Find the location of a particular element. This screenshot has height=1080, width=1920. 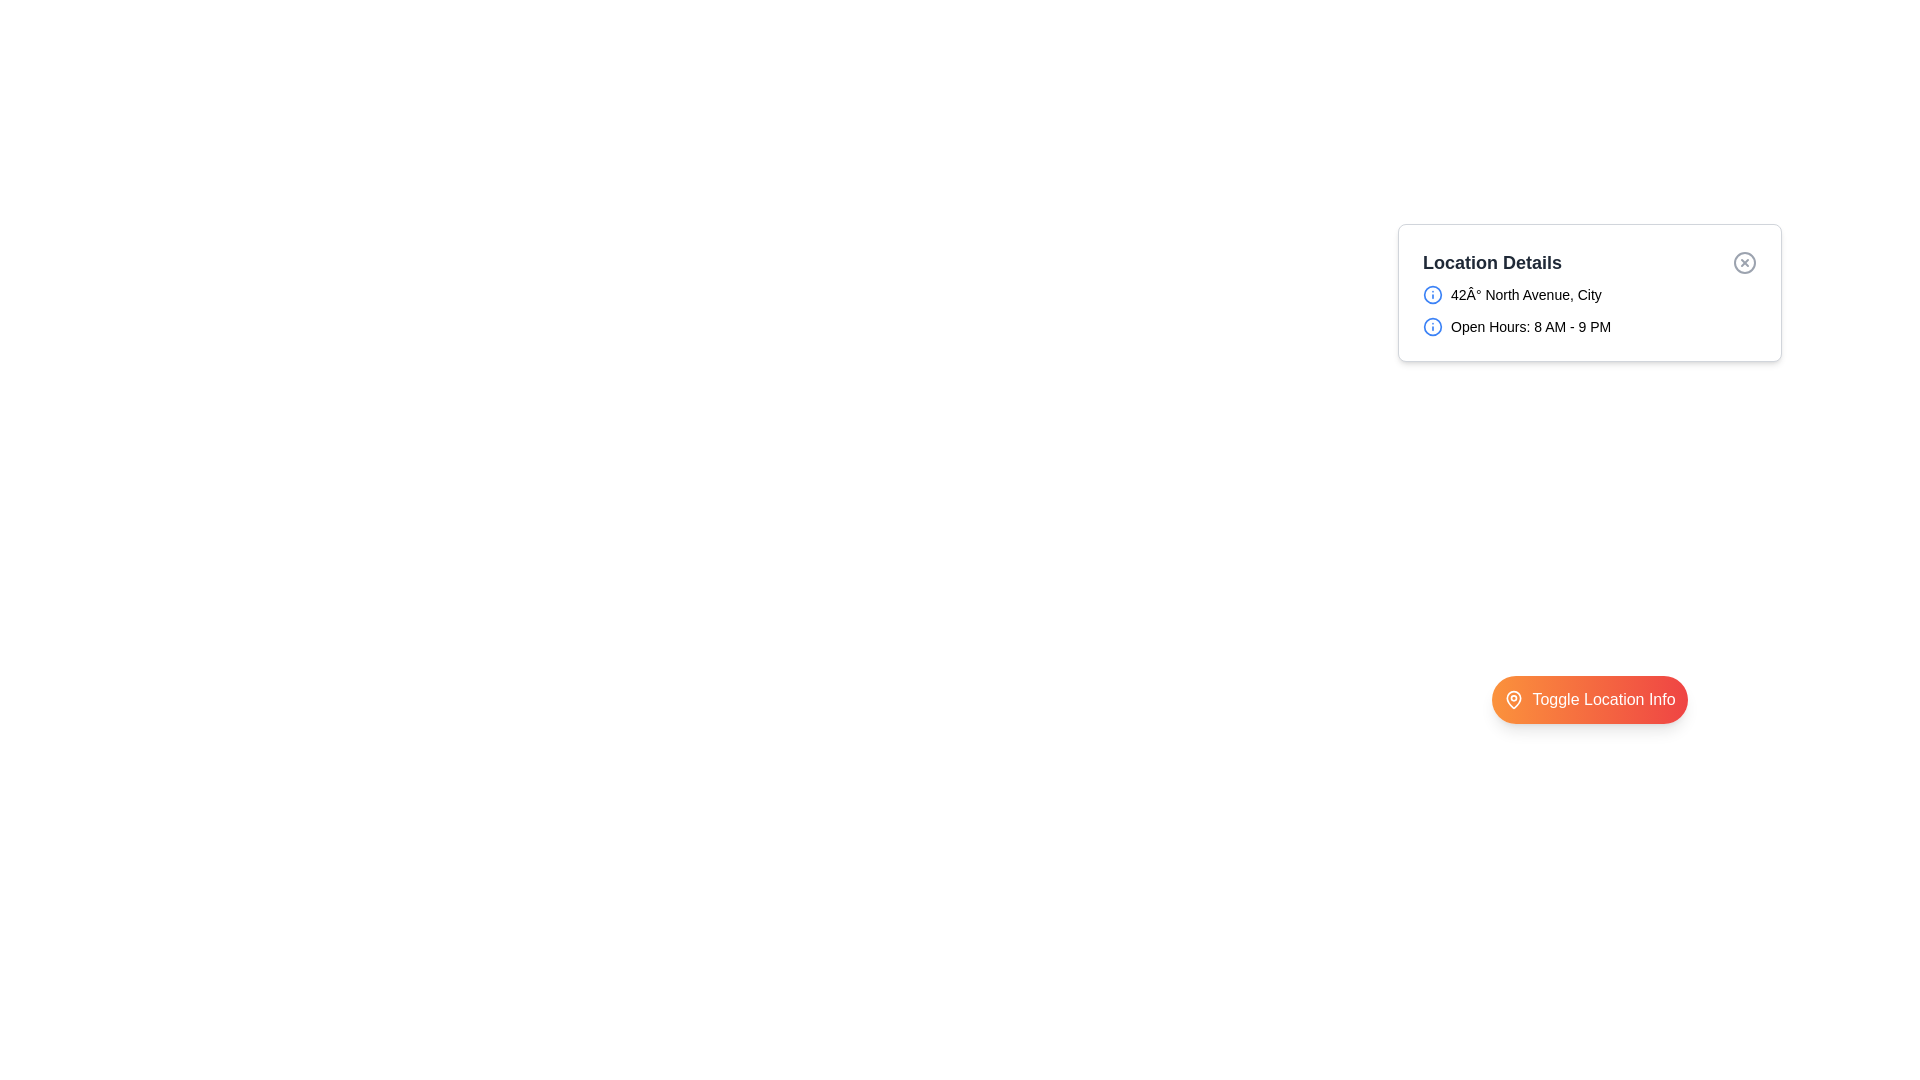

the location toggle icon that is positioned to the left of the text within the 'Toggle Location Info' button is located at coordinates (1514, 698).